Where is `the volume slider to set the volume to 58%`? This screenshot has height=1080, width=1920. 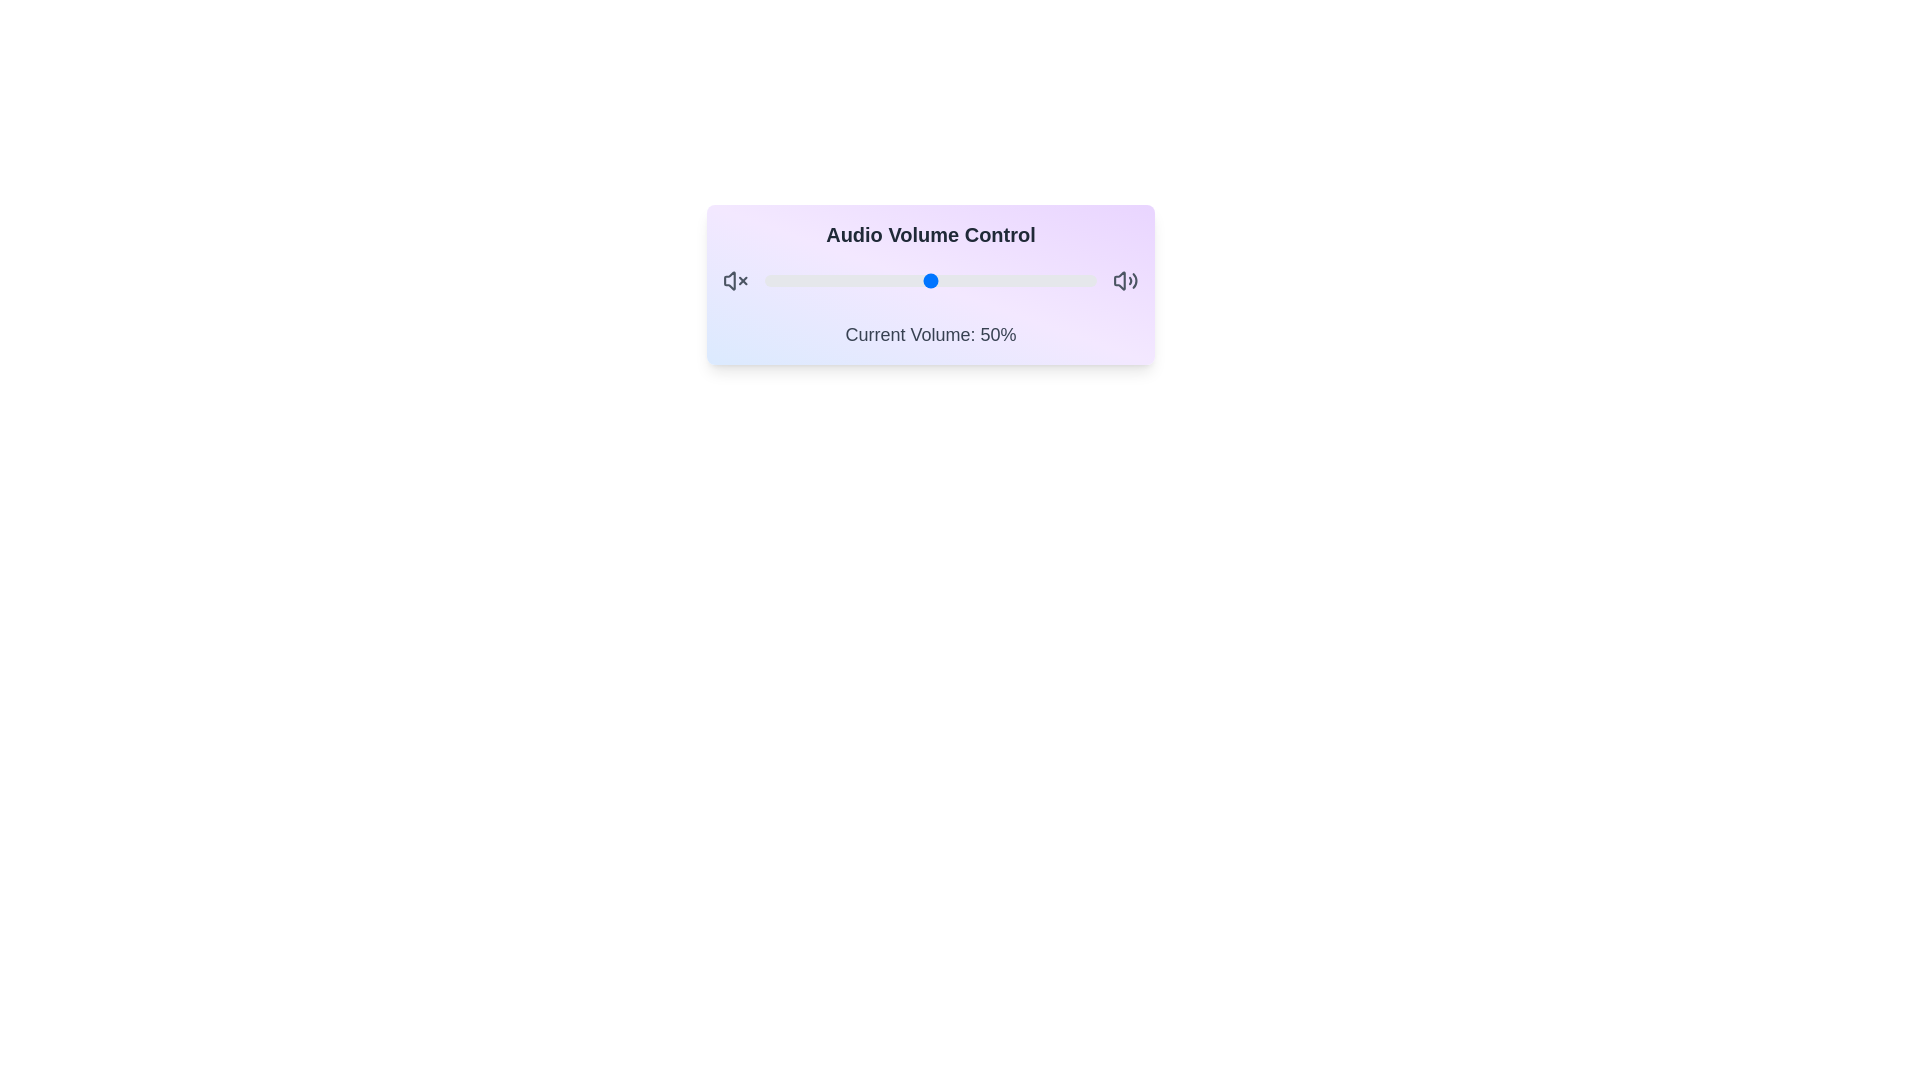 the volume slider to set the volume to 58% is located at coordinates (956, 281).